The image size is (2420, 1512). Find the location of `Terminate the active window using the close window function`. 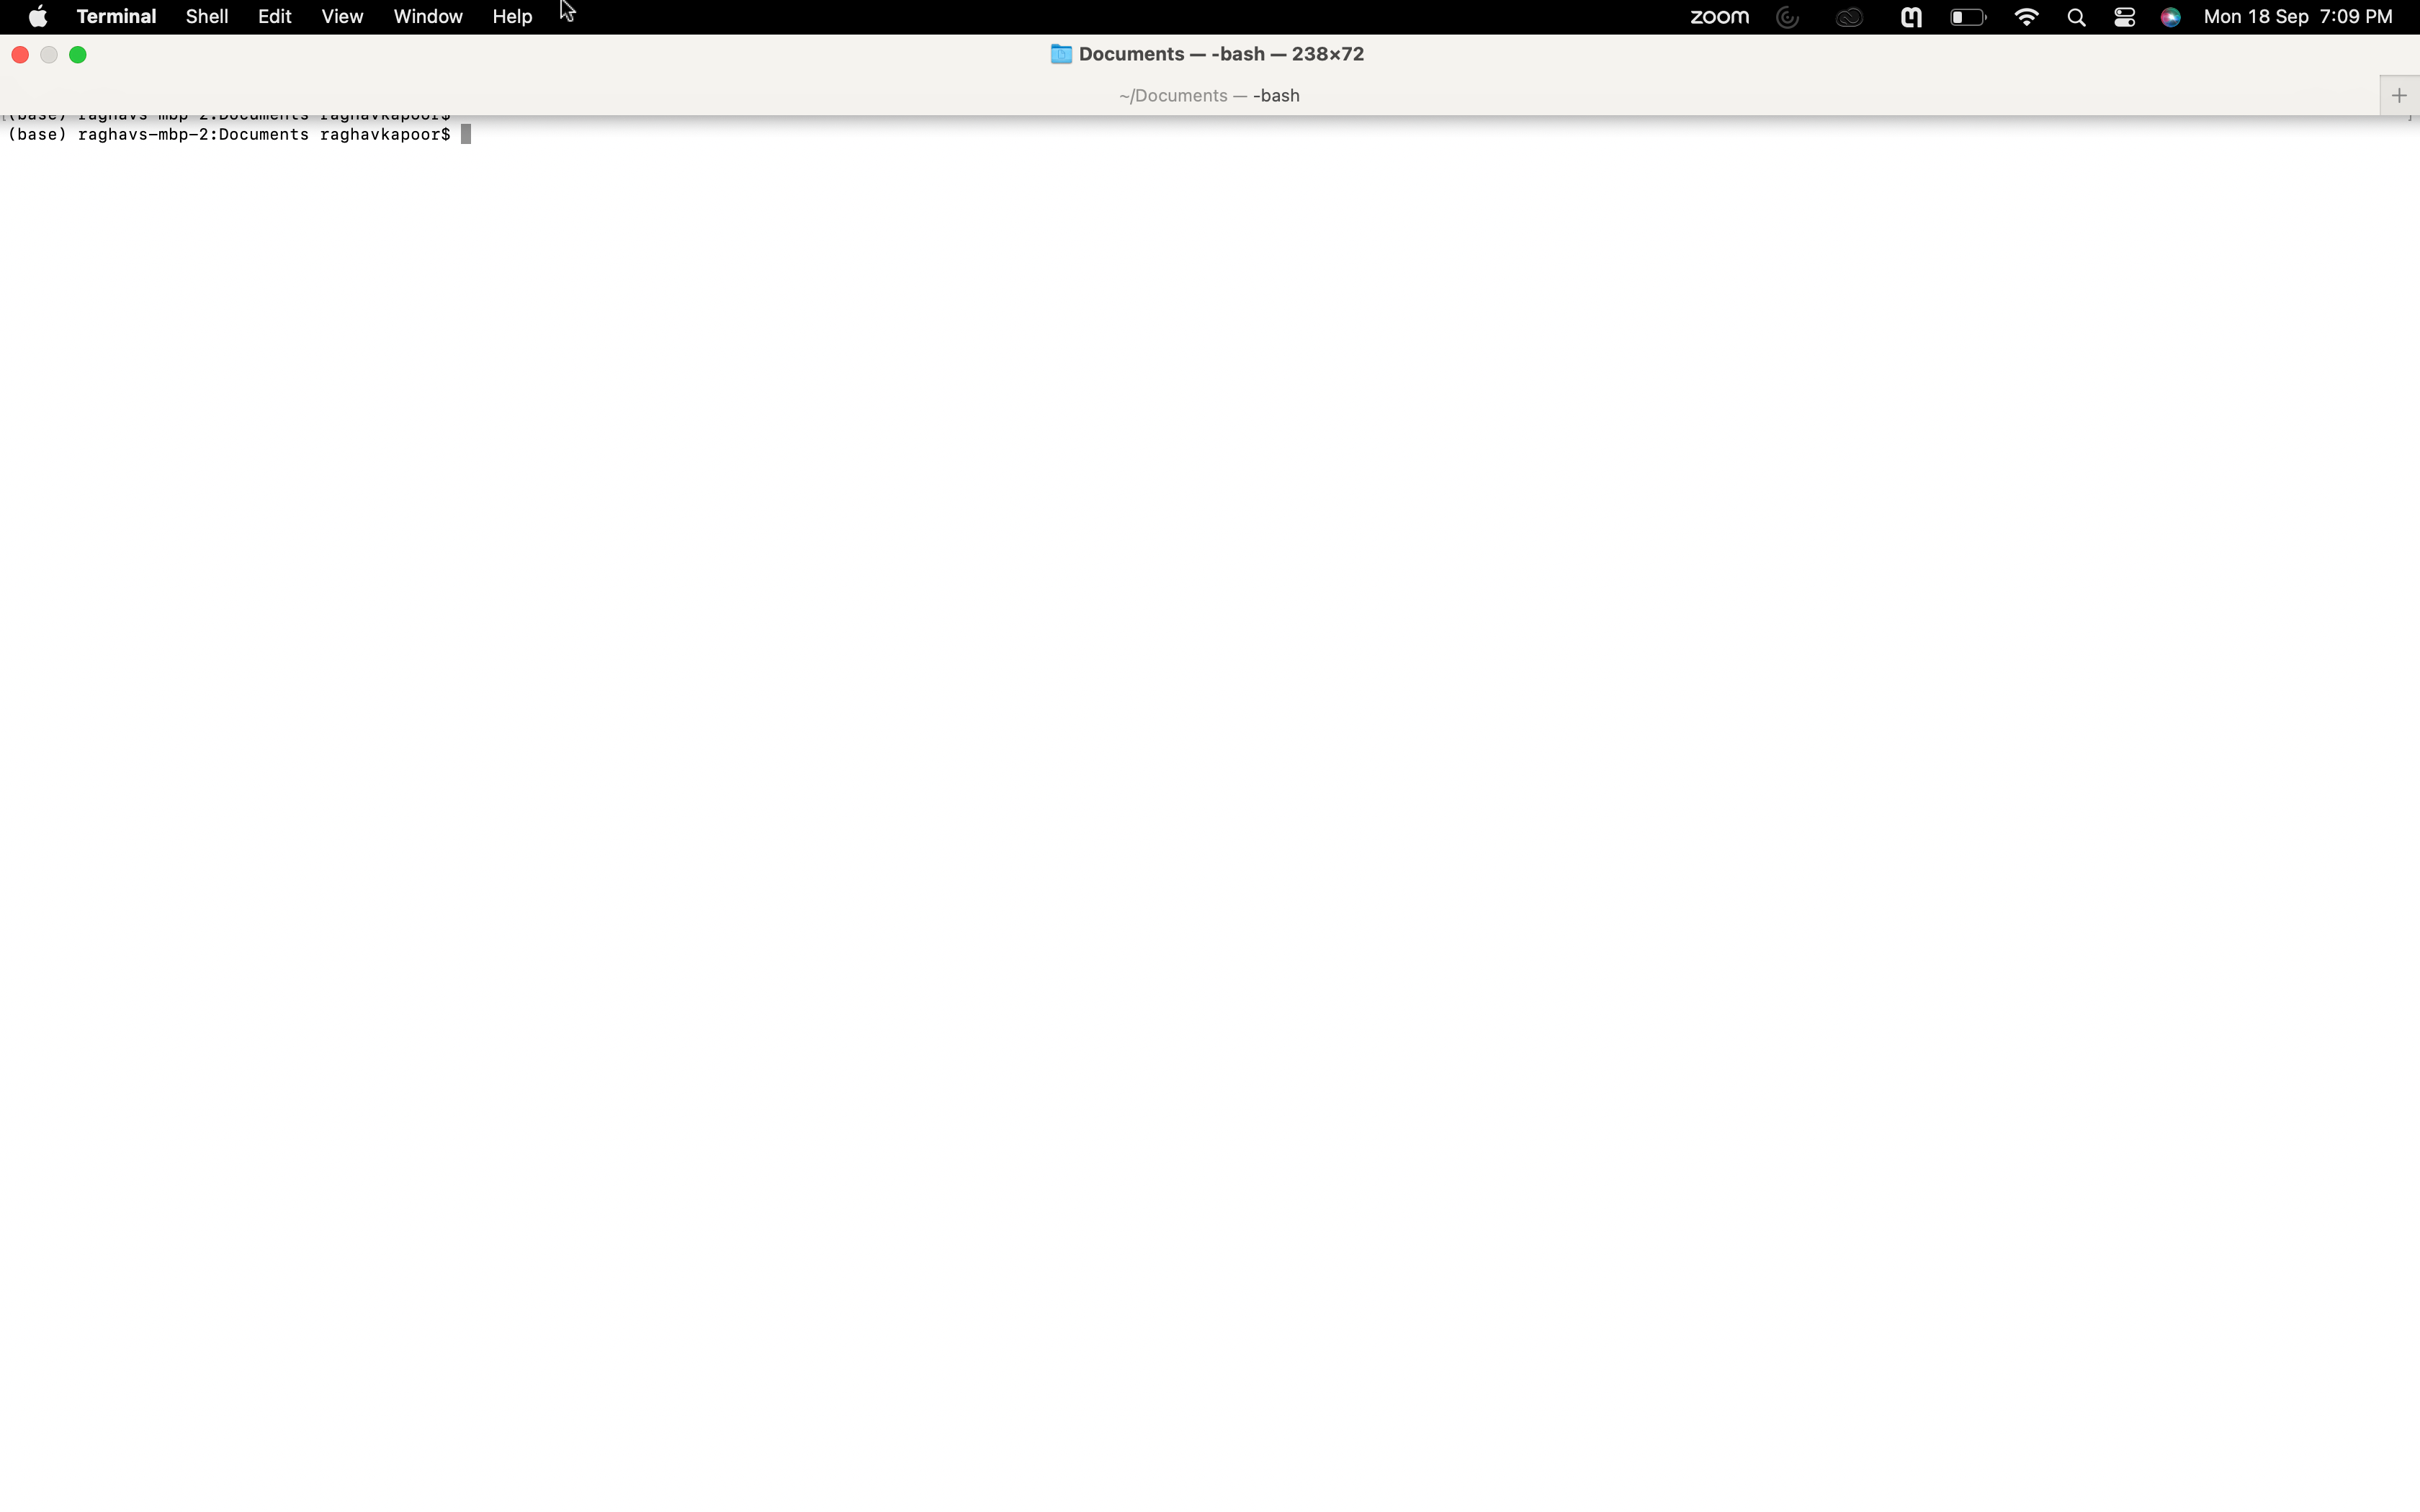

Terminate the active window using the close window function is located at coordinates (19, 51).